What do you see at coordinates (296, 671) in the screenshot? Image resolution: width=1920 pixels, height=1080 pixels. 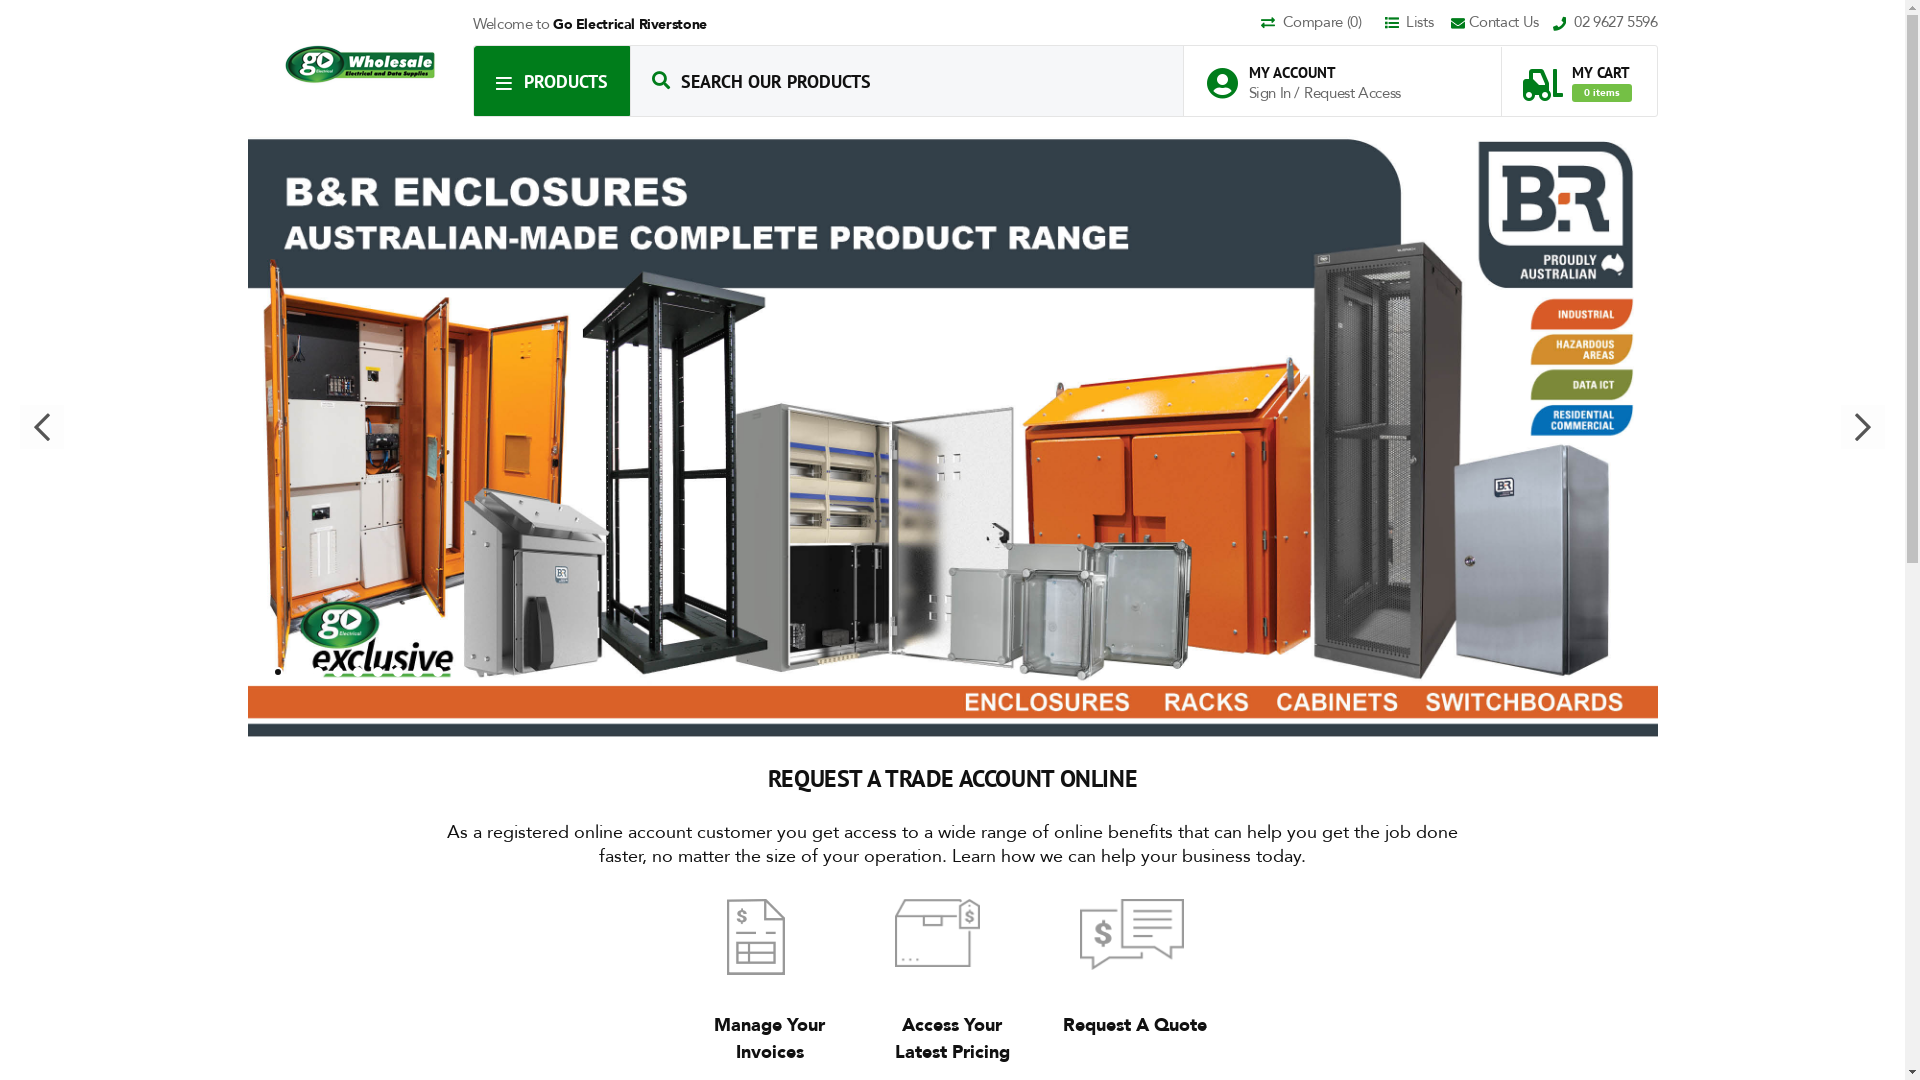 I see `'3'` at bounding box center [296, 671].